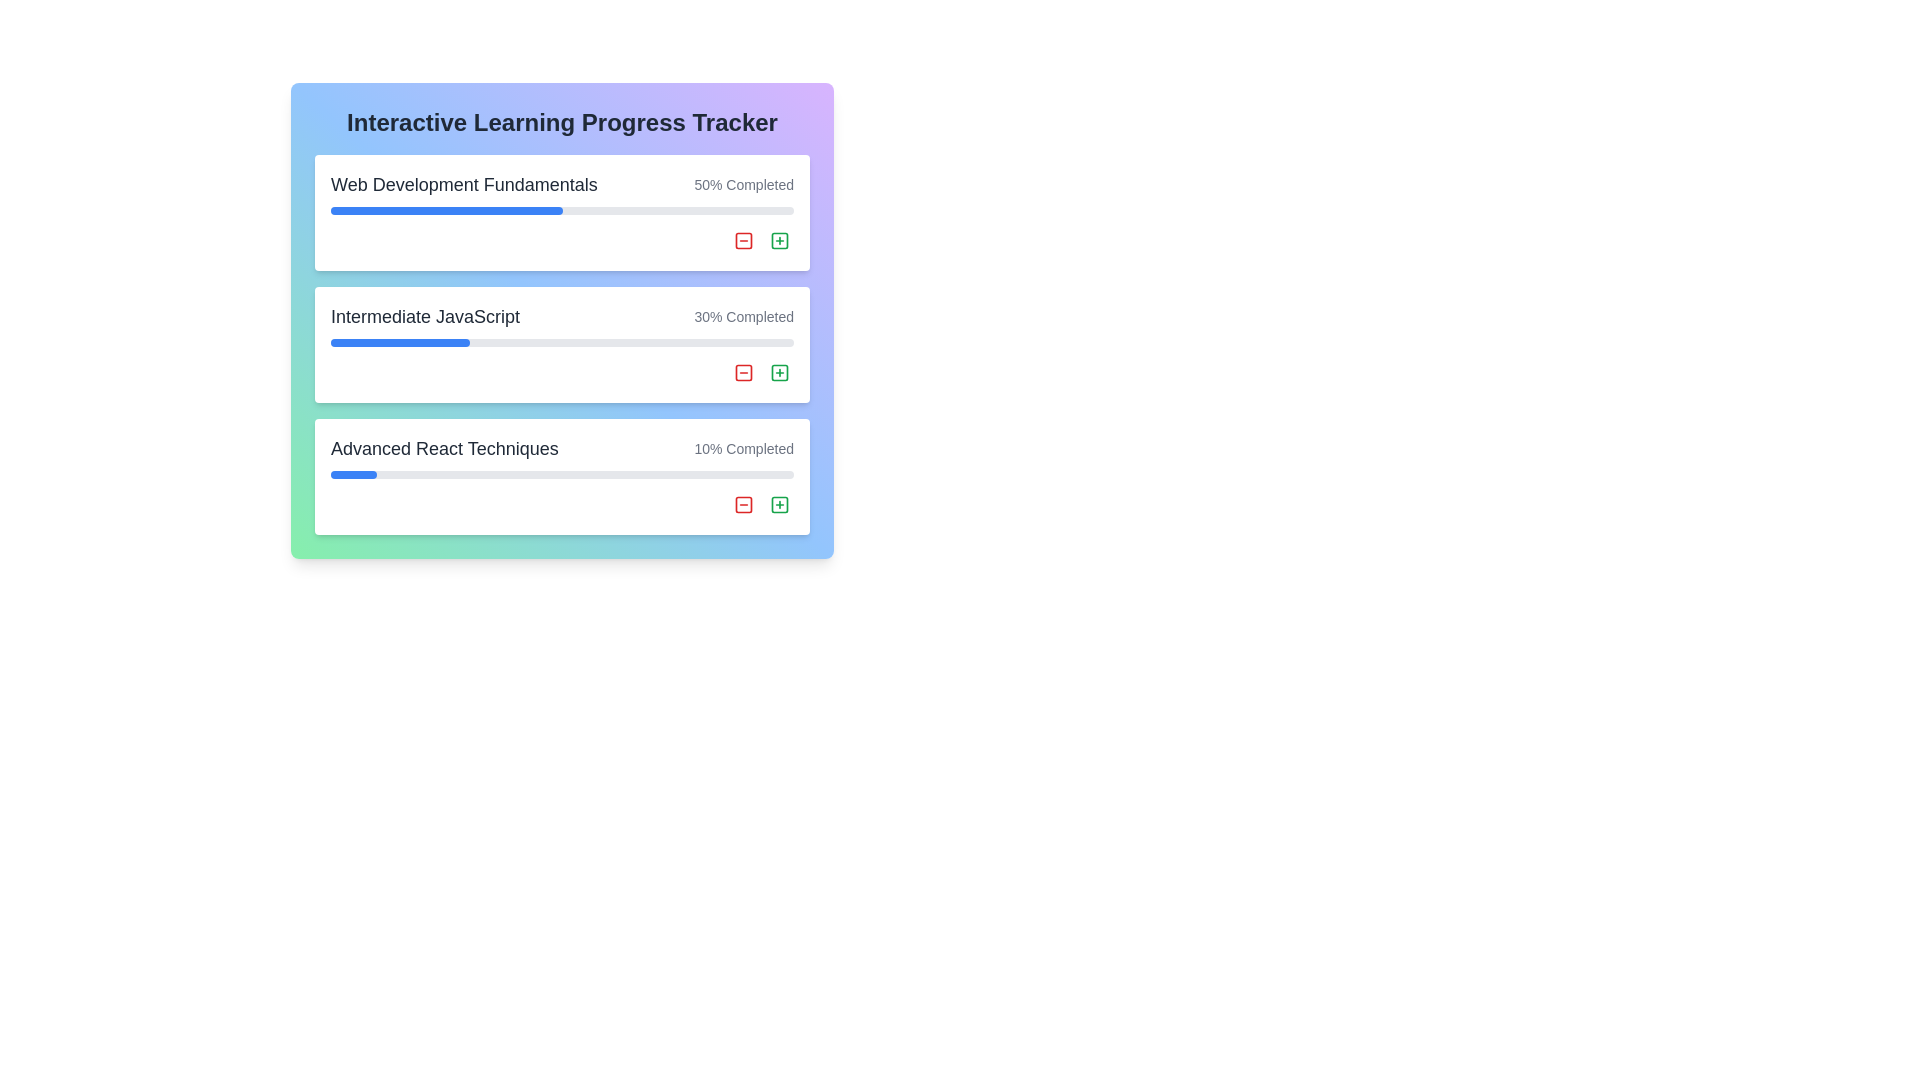 This screenshot has height=1080, width=1920. Describe the element at coordinates (743, 373) in the screenshot. I see `the minus icon located immediately to the left of the green plus icon in the second card labeled 'Intermediate JavaScript'` at that location.